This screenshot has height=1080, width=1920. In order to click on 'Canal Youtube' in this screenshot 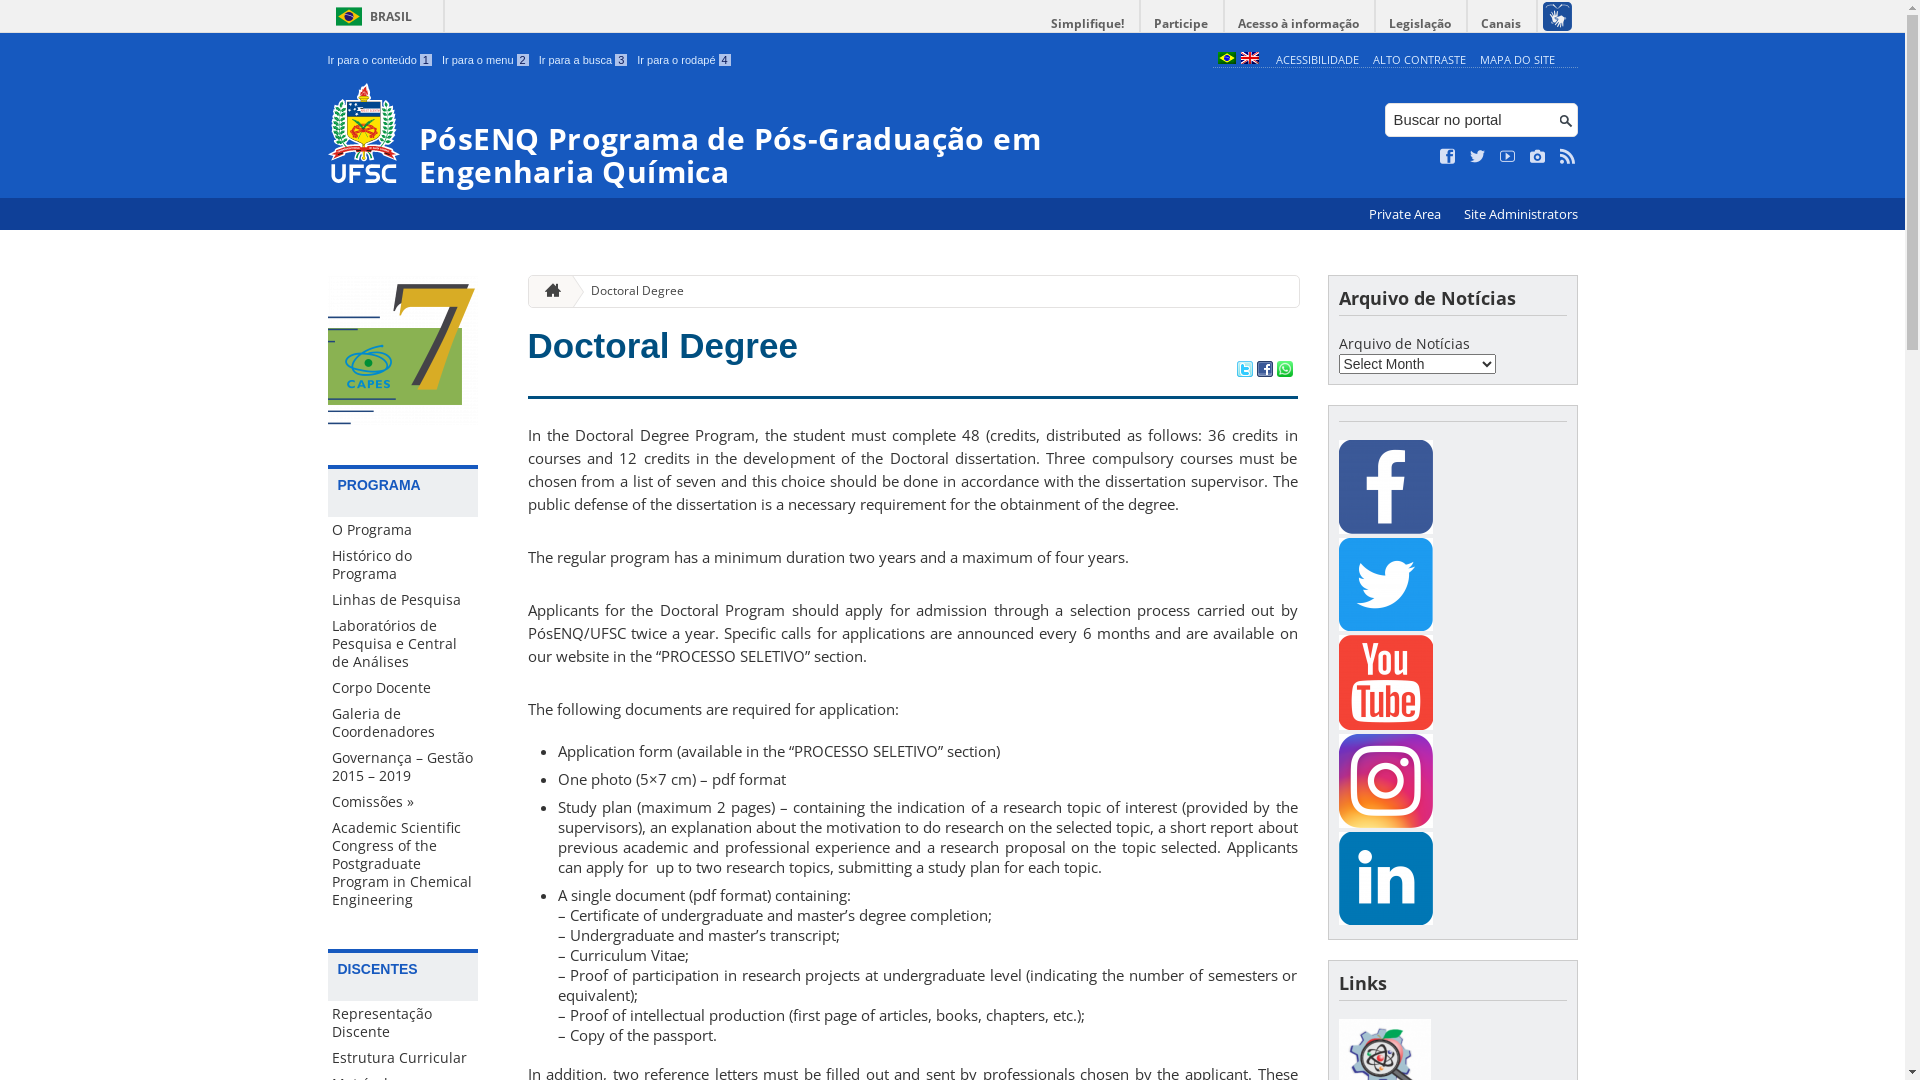, I will do `click(1384, 681)`.